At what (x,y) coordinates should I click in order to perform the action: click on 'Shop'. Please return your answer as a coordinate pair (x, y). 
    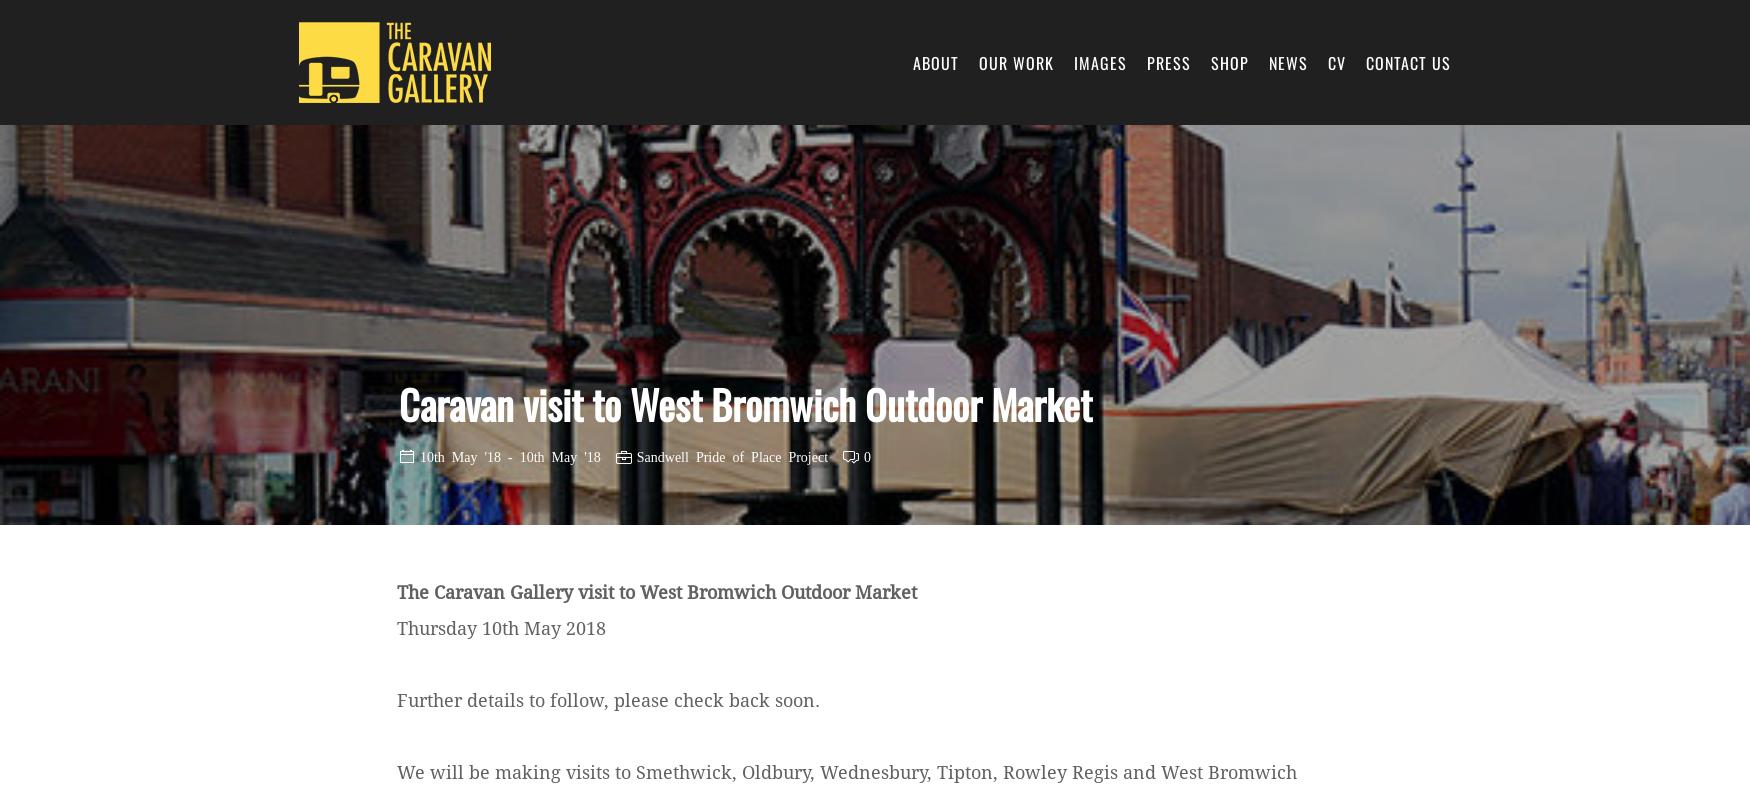
    Looking at the image, I should click on (1230, 61).